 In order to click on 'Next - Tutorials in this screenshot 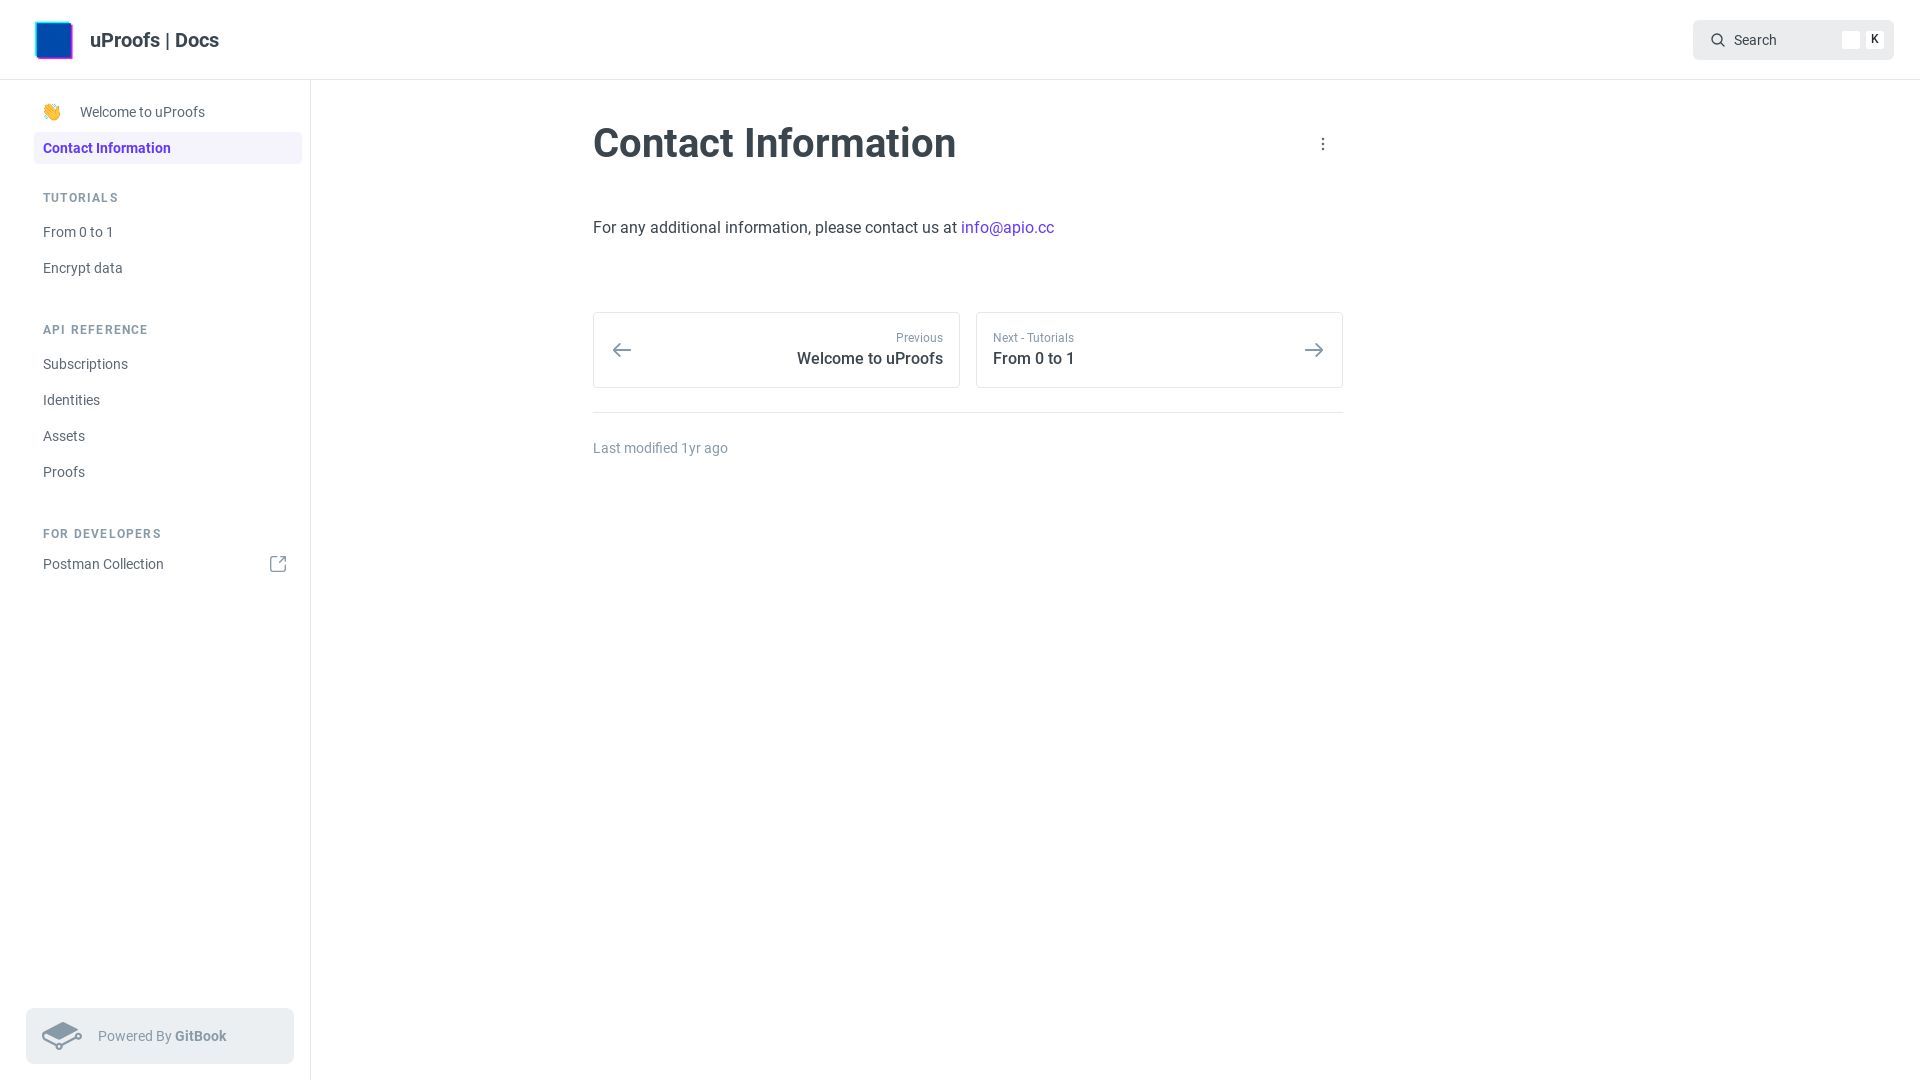, I will do `click(1159, 349)`.